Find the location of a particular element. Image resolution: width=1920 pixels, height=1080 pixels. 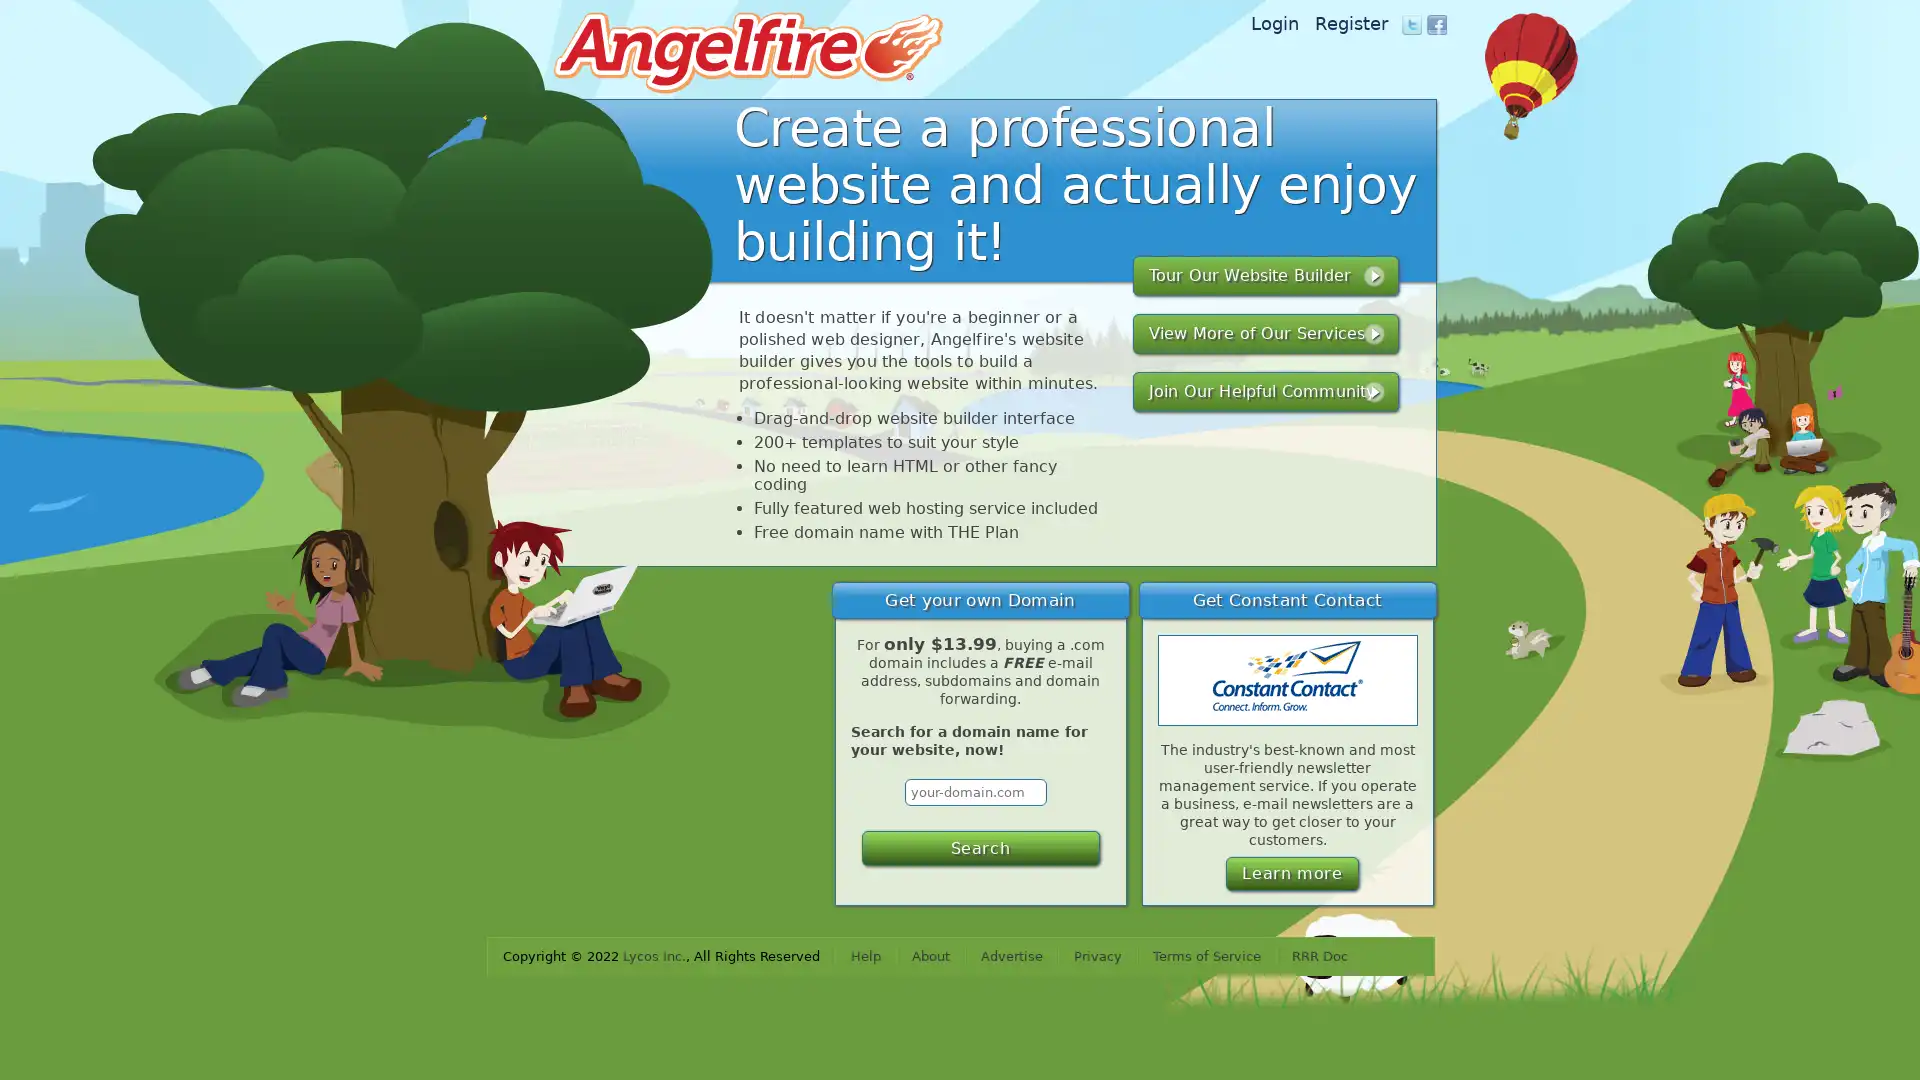

Search is located at coordinates (979, 848).